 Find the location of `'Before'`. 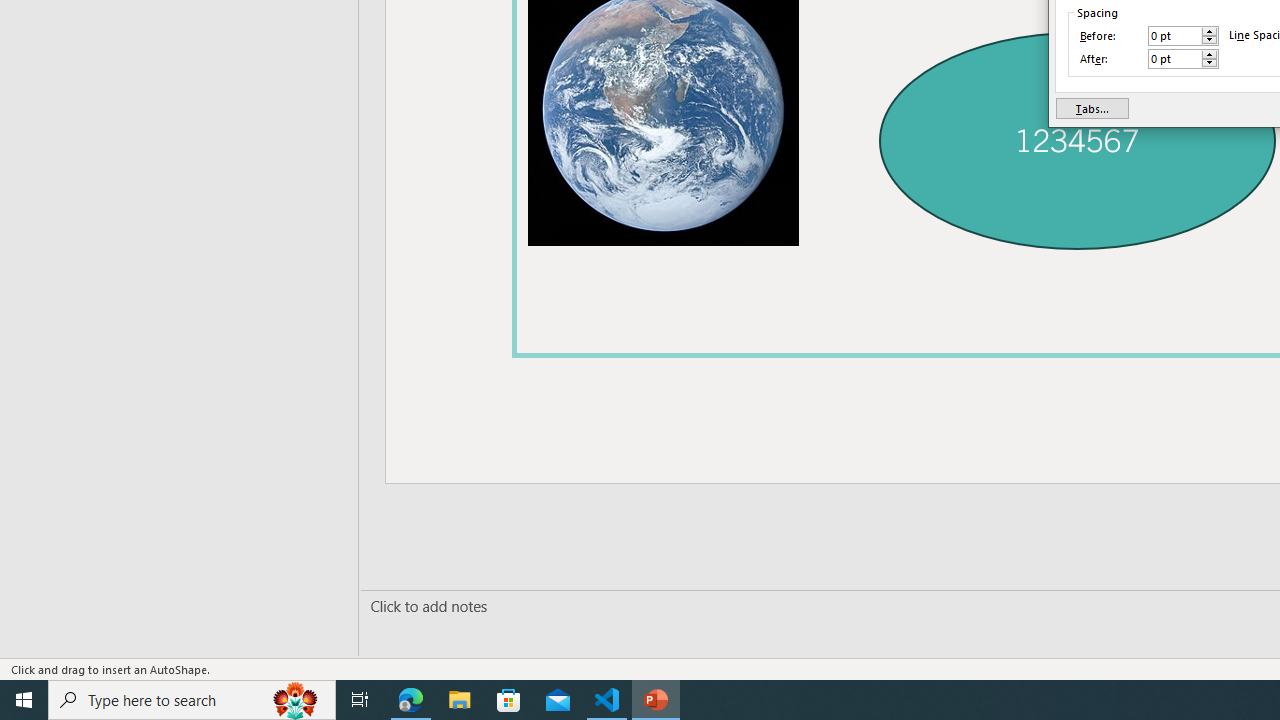

'Before' is located at coordinates (1175, 36).